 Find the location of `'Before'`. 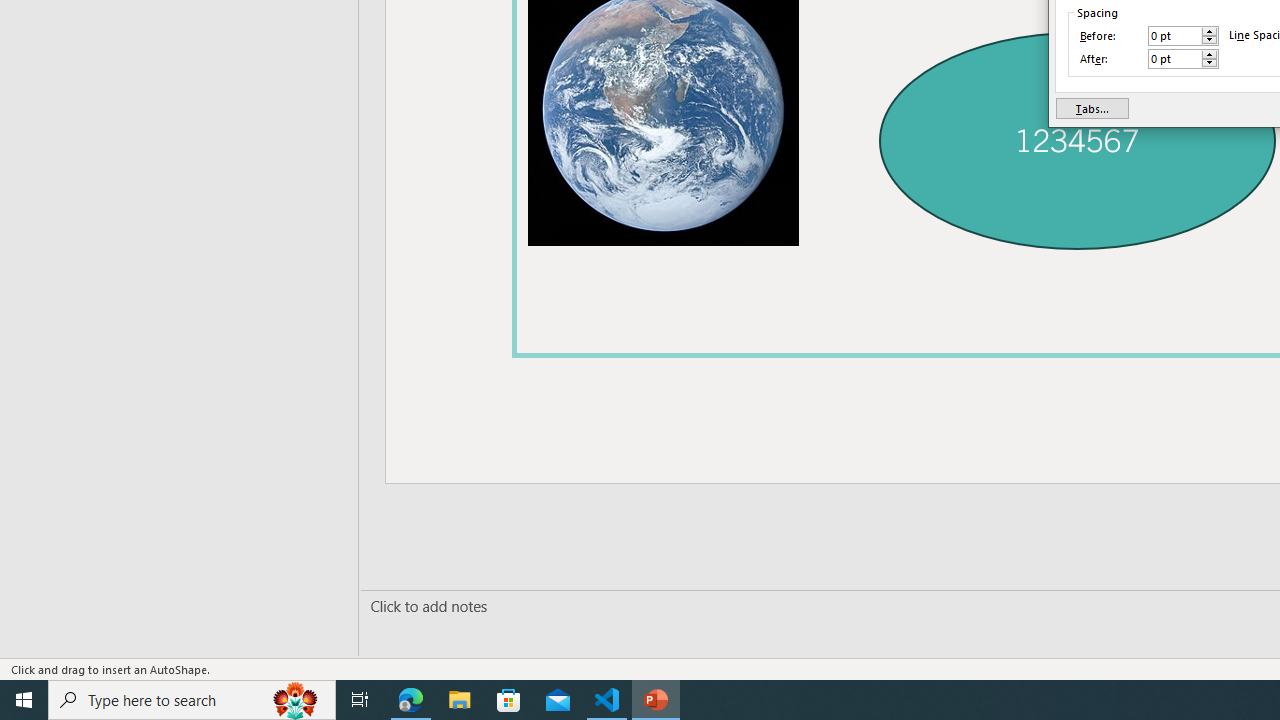

'Before' is located at coordinates (1175, 36).